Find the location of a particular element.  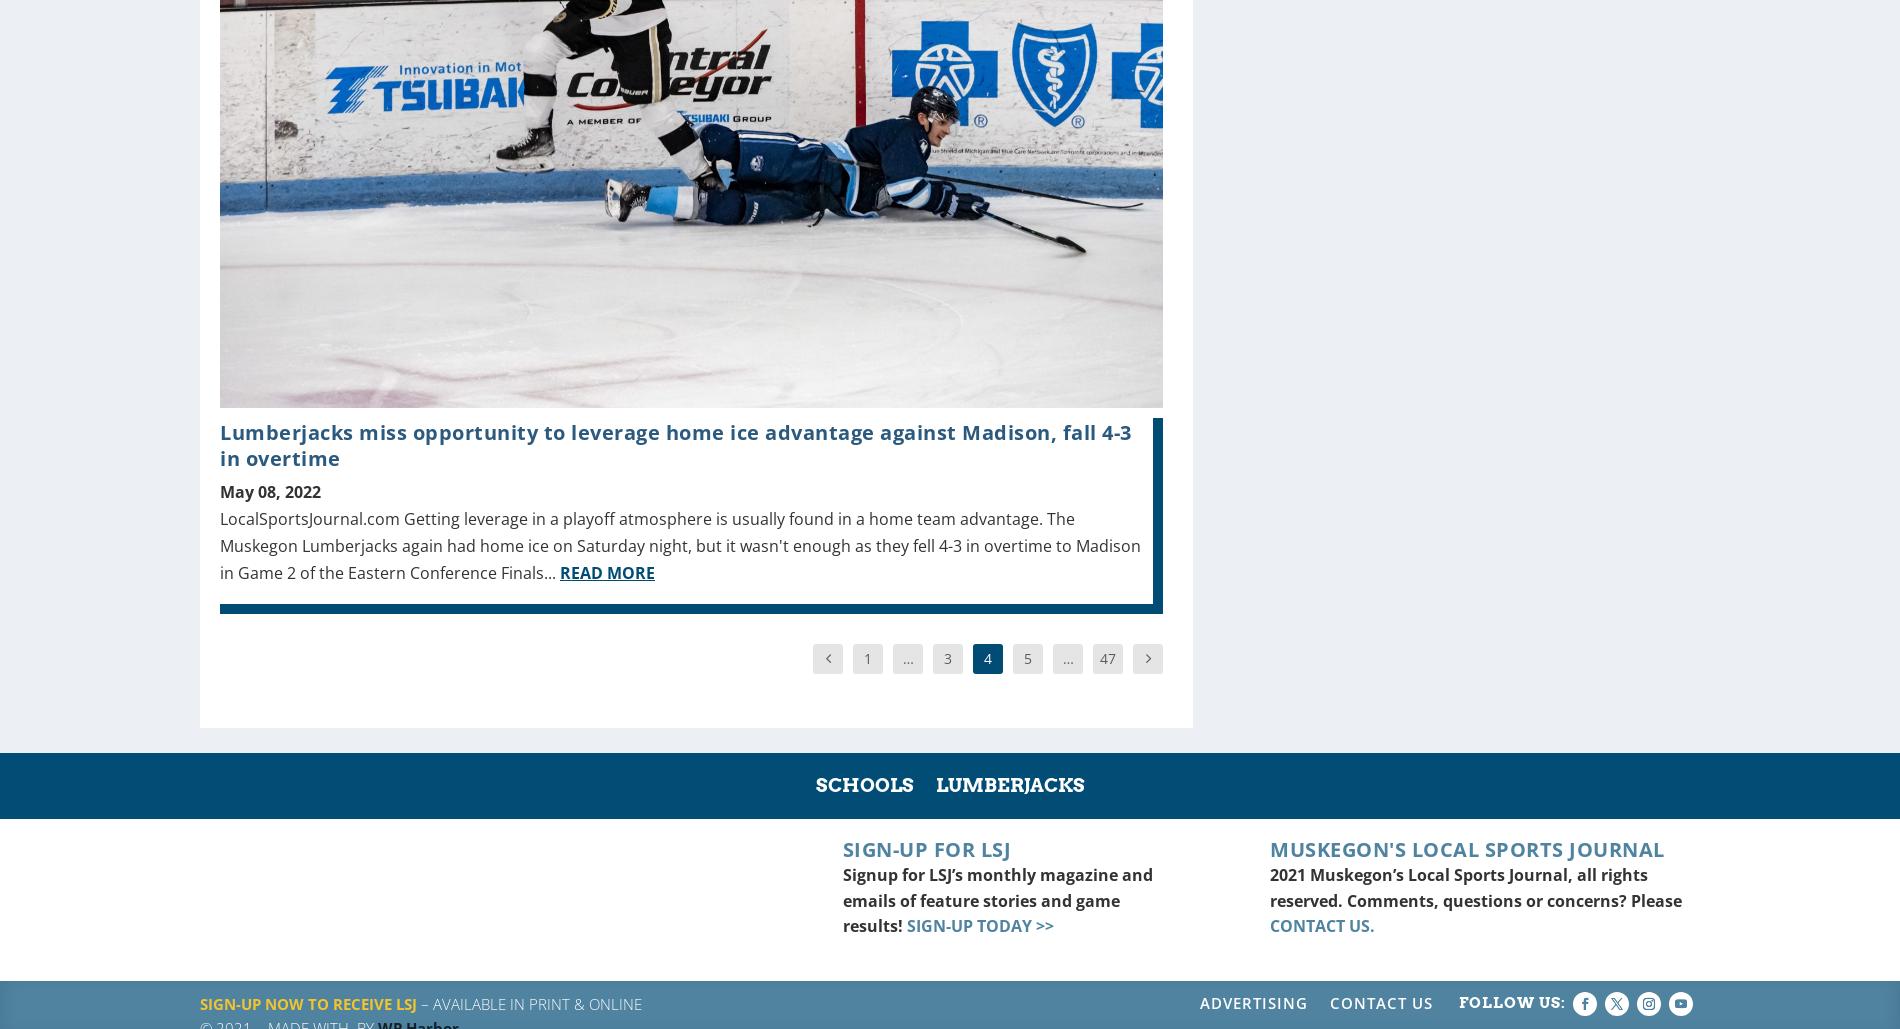

'LocalSportsJournal.com

Getting leverage in a playoff atmosphere is usually found in a home team advantage. 

The Muskegon Lumberjacks again had home ice on Saturday night, but it wasn't enough as they fell 4-3 in overtime to Madison in Game 2 of the Eastern Conference Finals...' is located at coordinates (680, 544).